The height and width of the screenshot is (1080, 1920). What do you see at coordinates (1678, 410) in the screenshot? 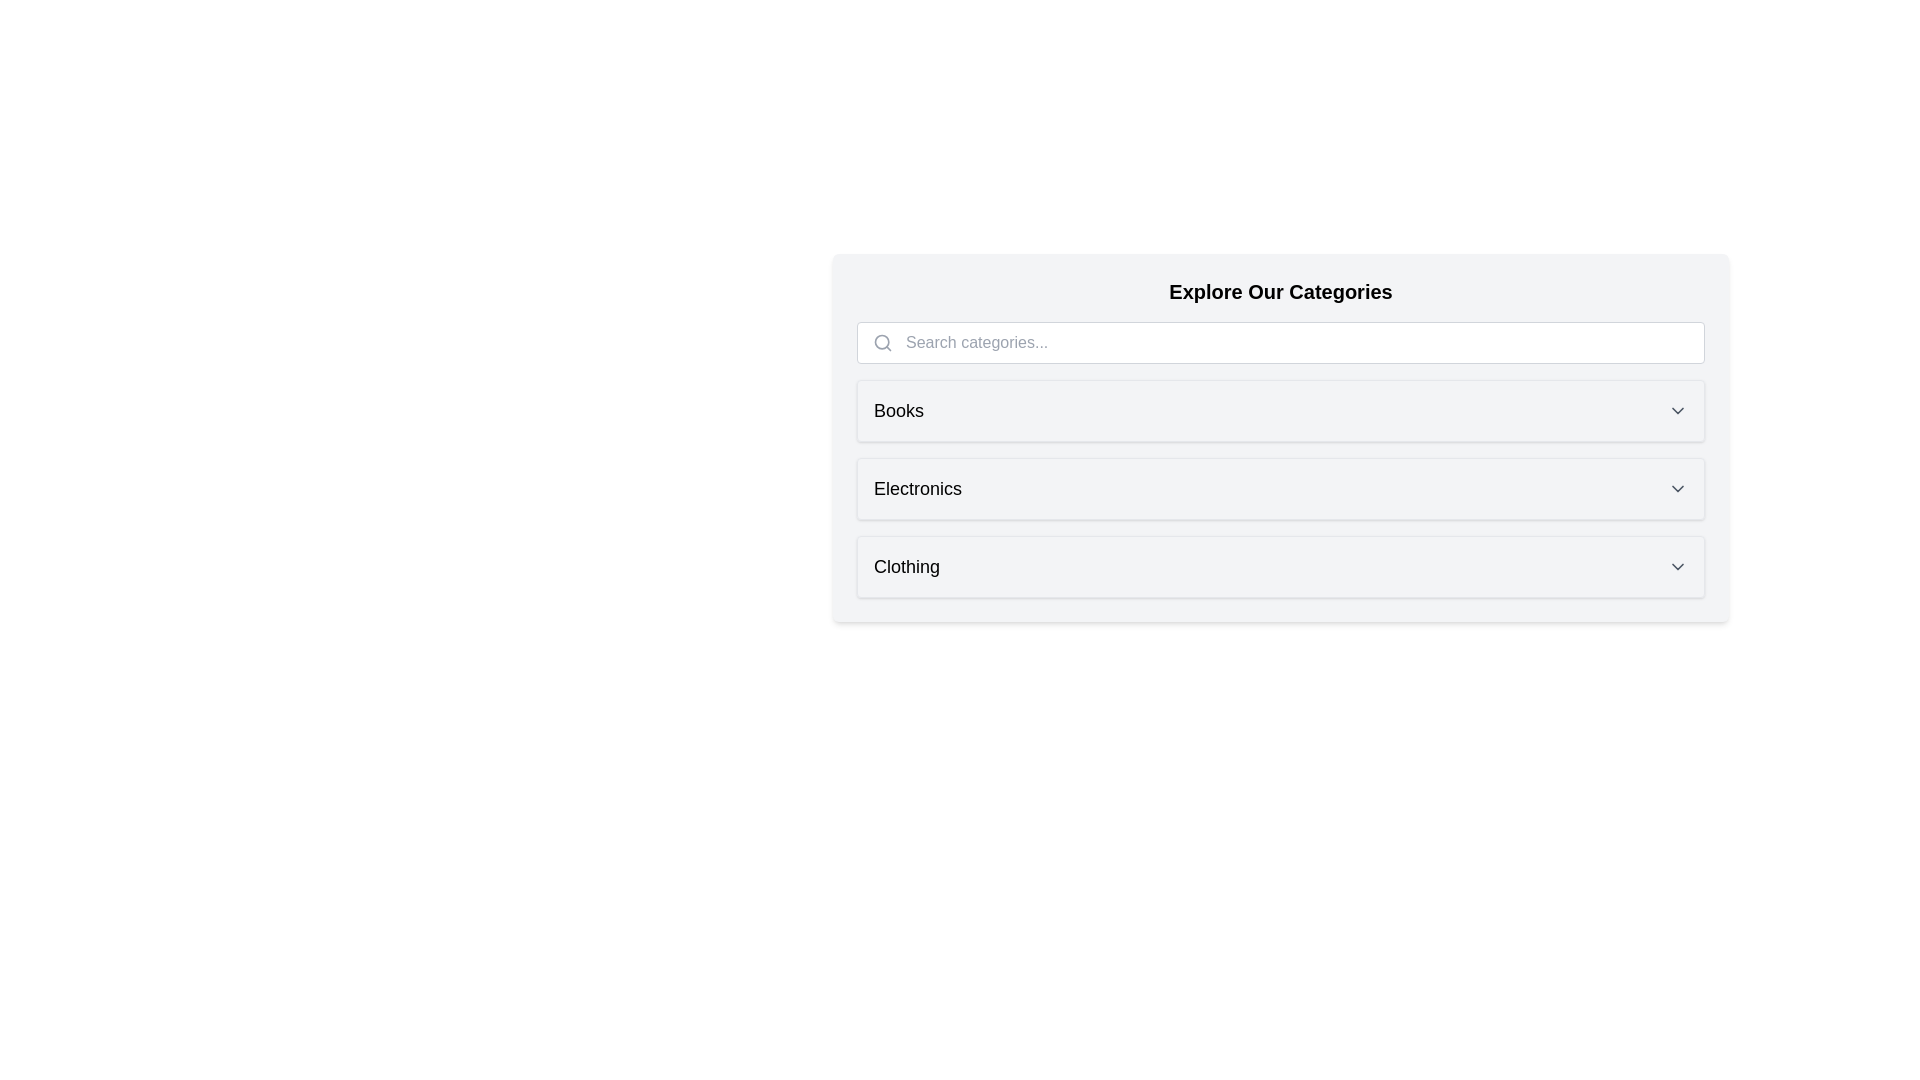
I see `the chevron of the category Books to expand or collapse it` at bounding box center [1678, 410].